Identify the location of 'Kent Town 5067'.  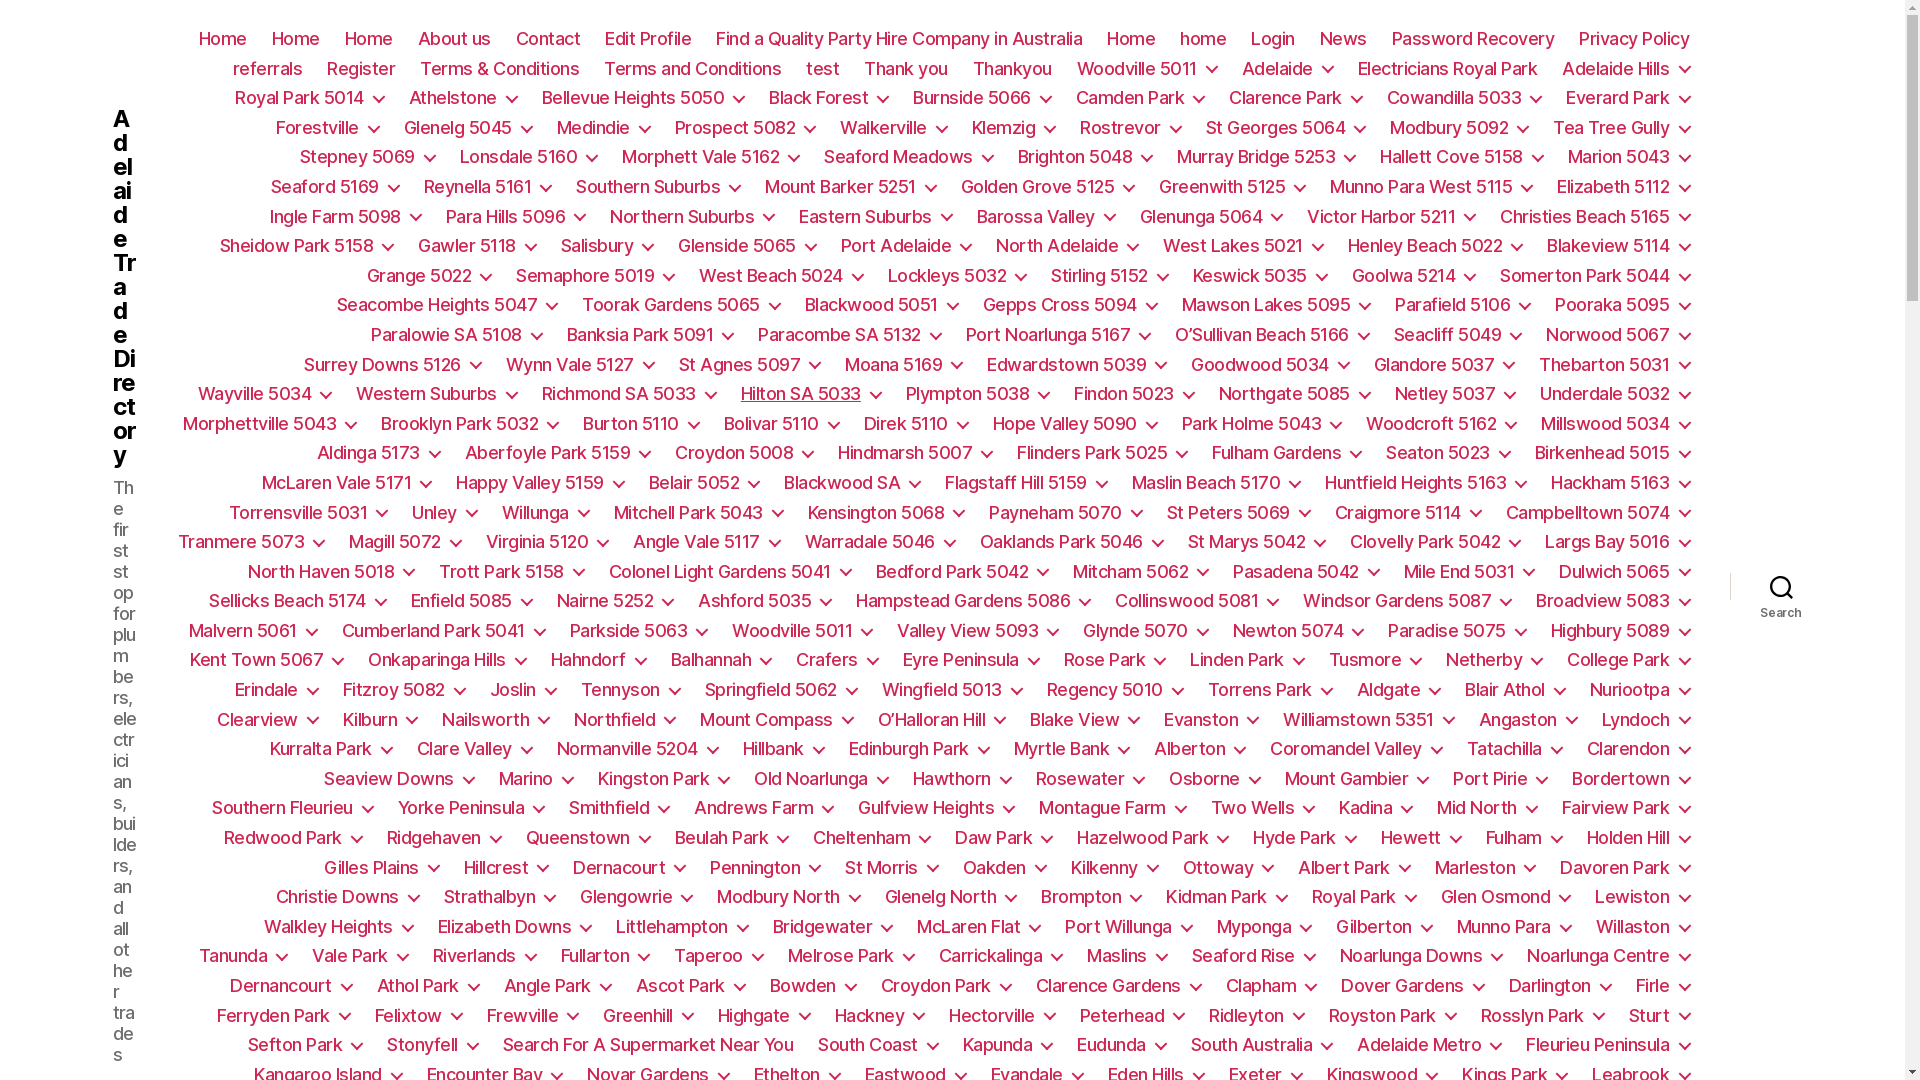
(190, 659).